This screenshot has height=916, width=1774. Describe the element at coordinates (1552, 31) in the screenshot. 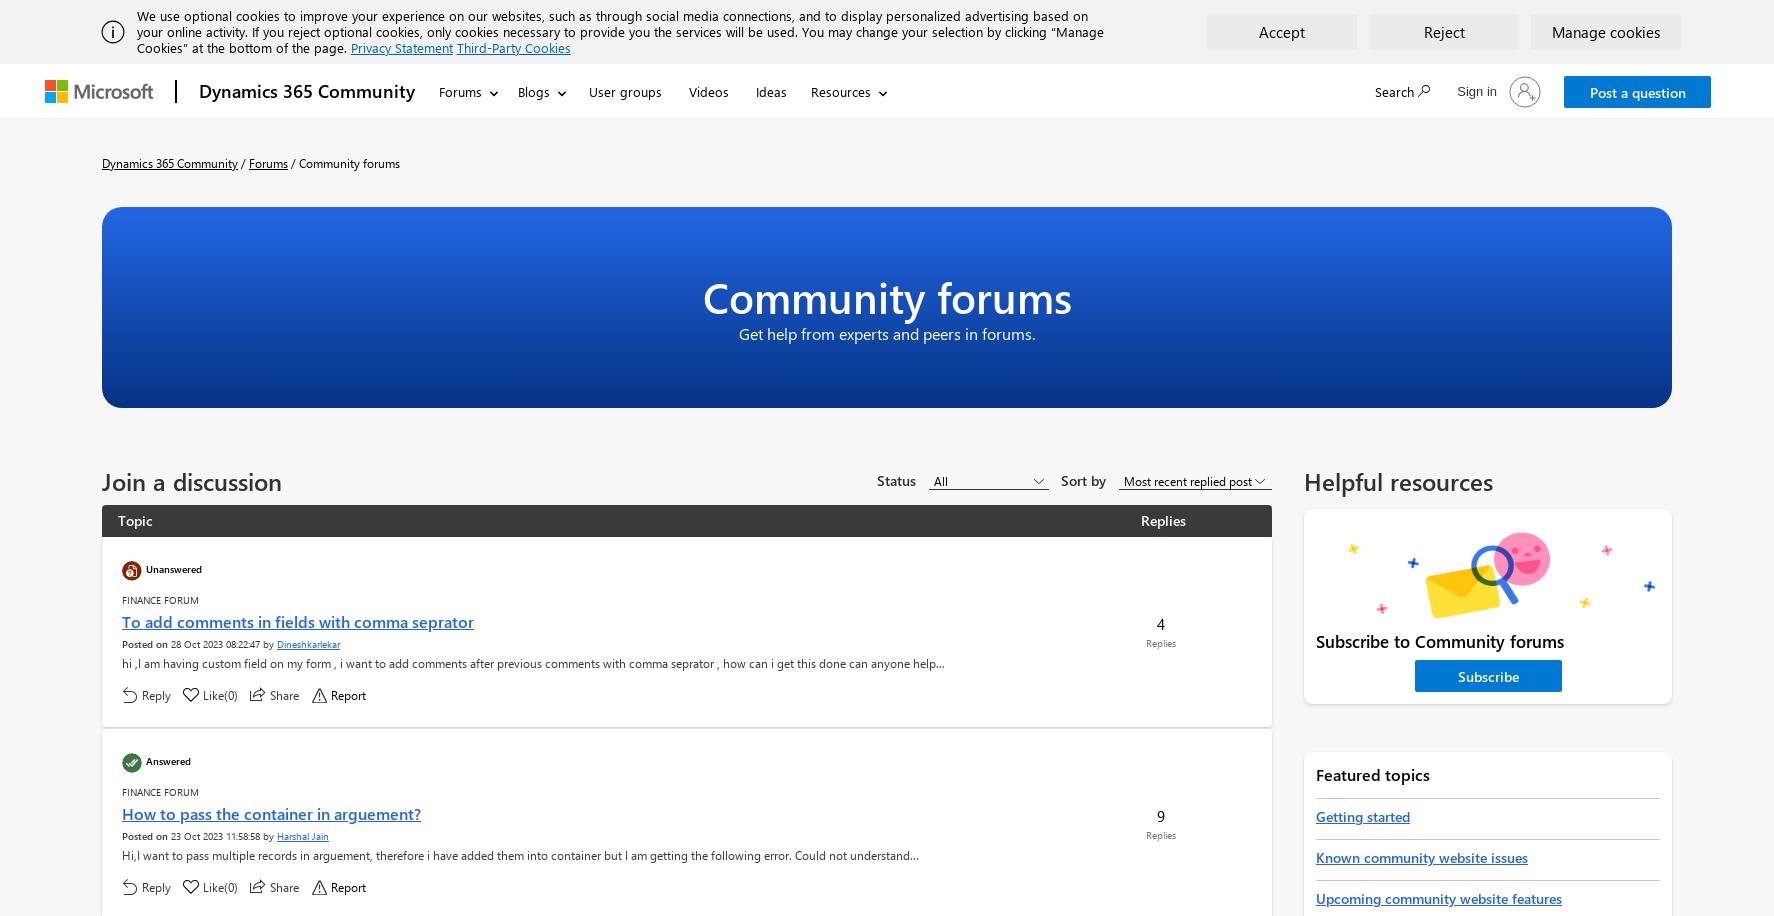

I see `'Manage cookies'` at that location.